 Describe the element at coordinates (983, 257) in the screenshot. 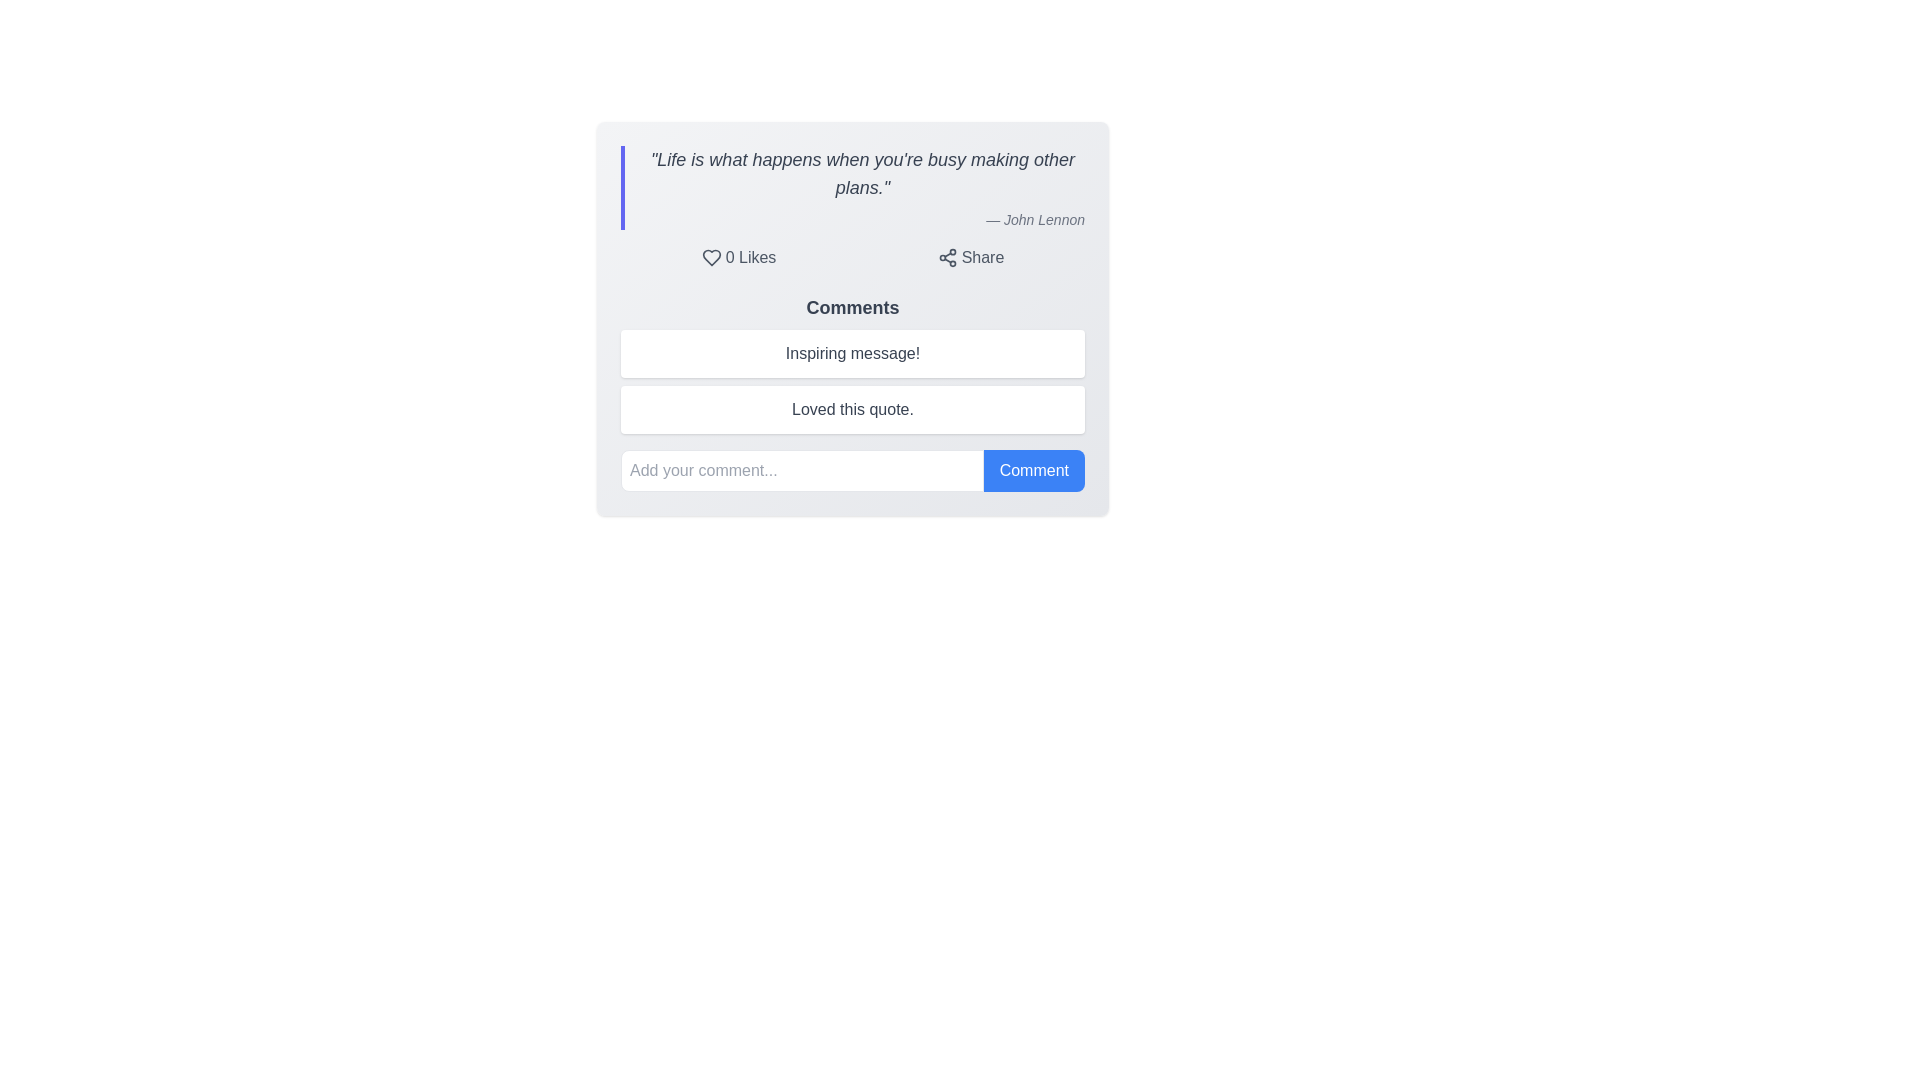

I see `the descriptive label for the sharing function positioned to the right of the share icon in the quote section` at that location.